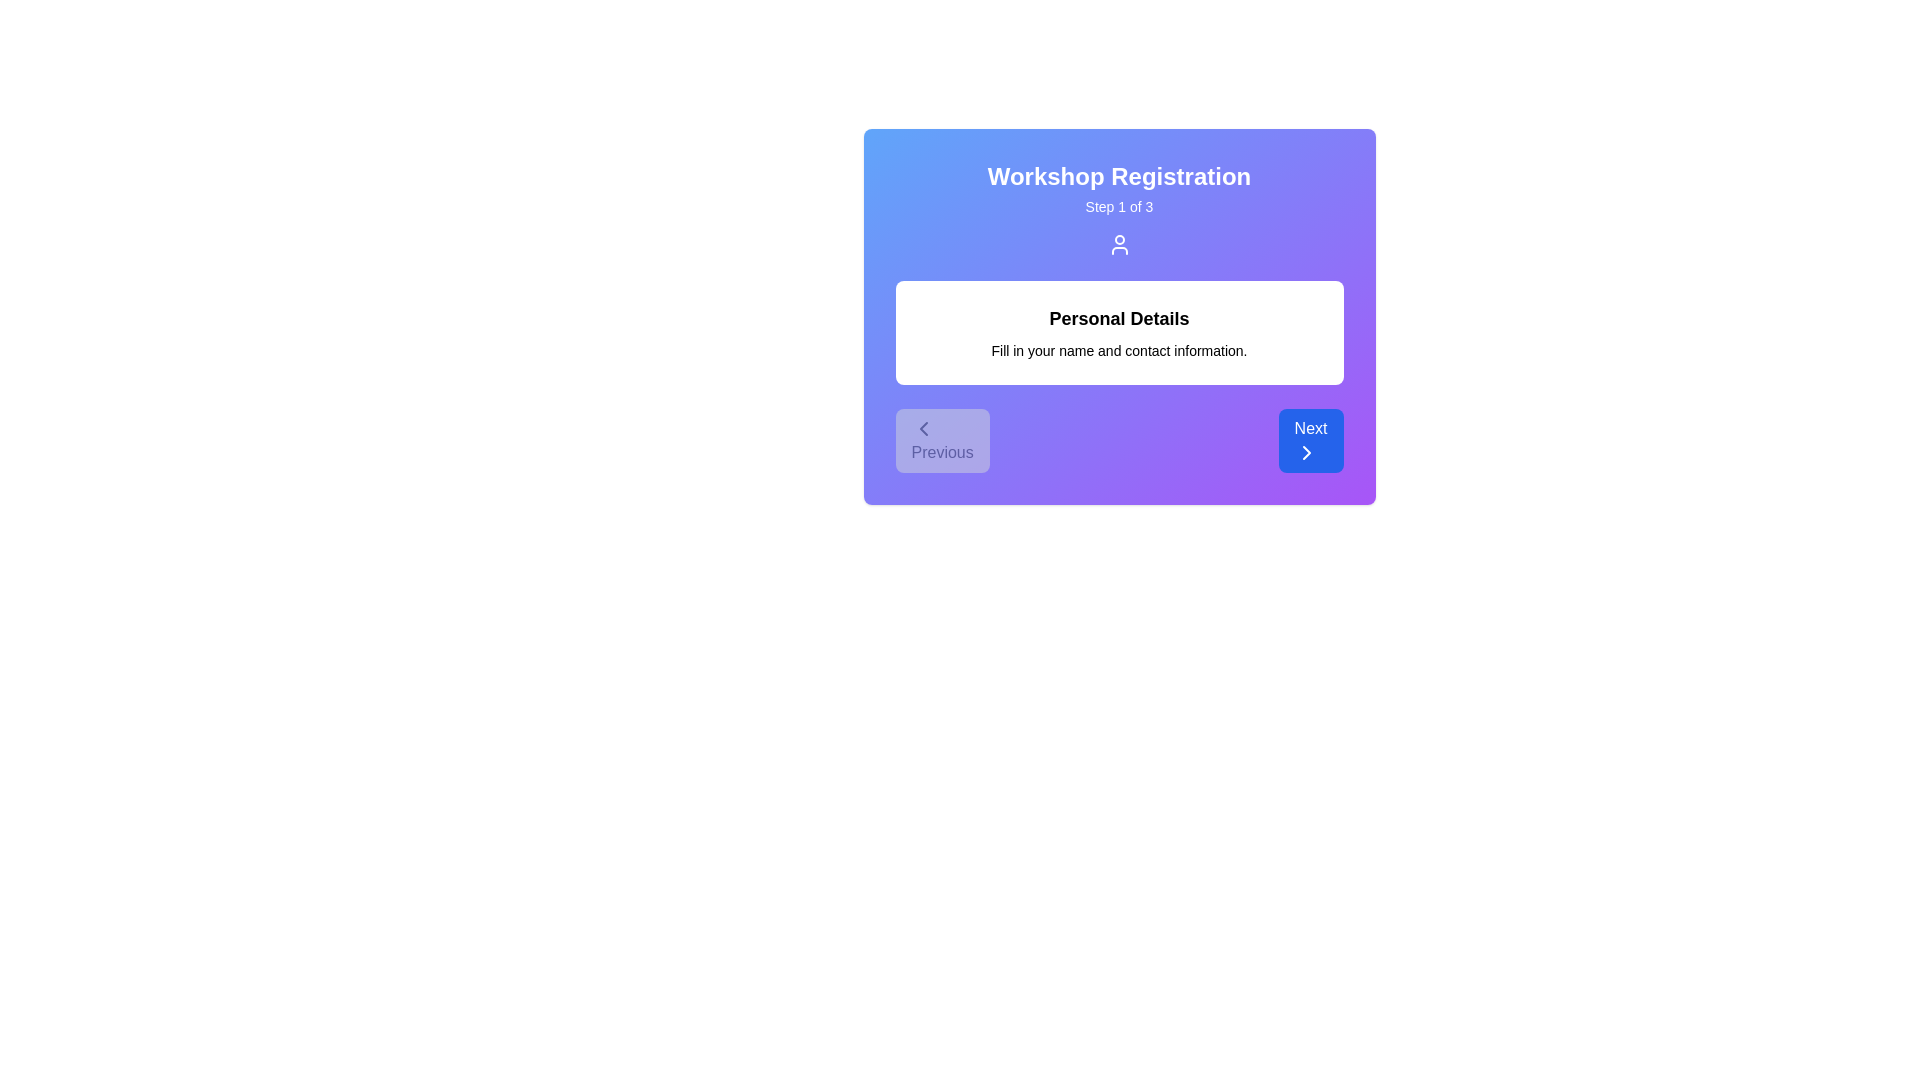 Image resolution: width=1920 pixels, height=1080 pixels. I want to click on the instructional static text located under the 'Personal Details' title, which guides users on filling out form details, so click(1118, 350).